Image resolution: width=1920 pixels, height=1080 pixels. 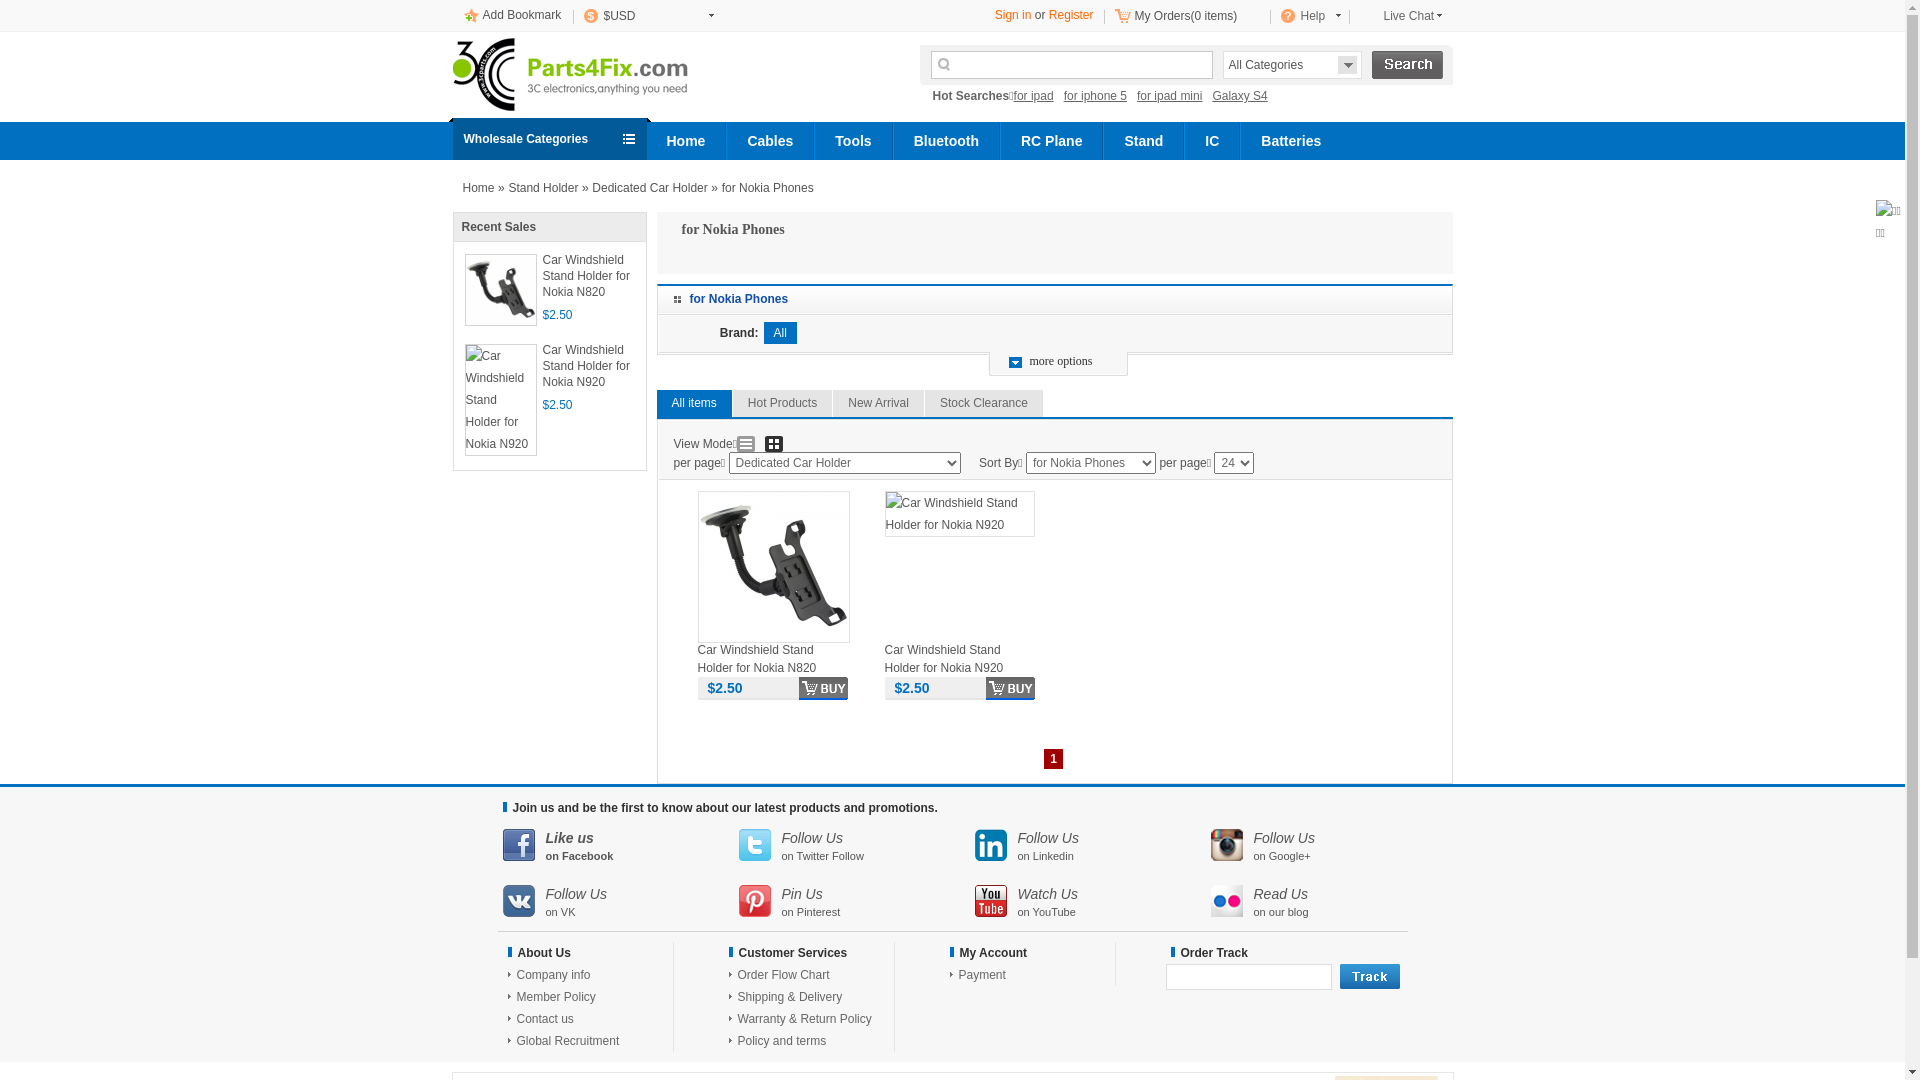 What do you see at coordinates (892, 140) in the screenshot?
I see `'Bluetooth'` at bounding box center [892, 140].